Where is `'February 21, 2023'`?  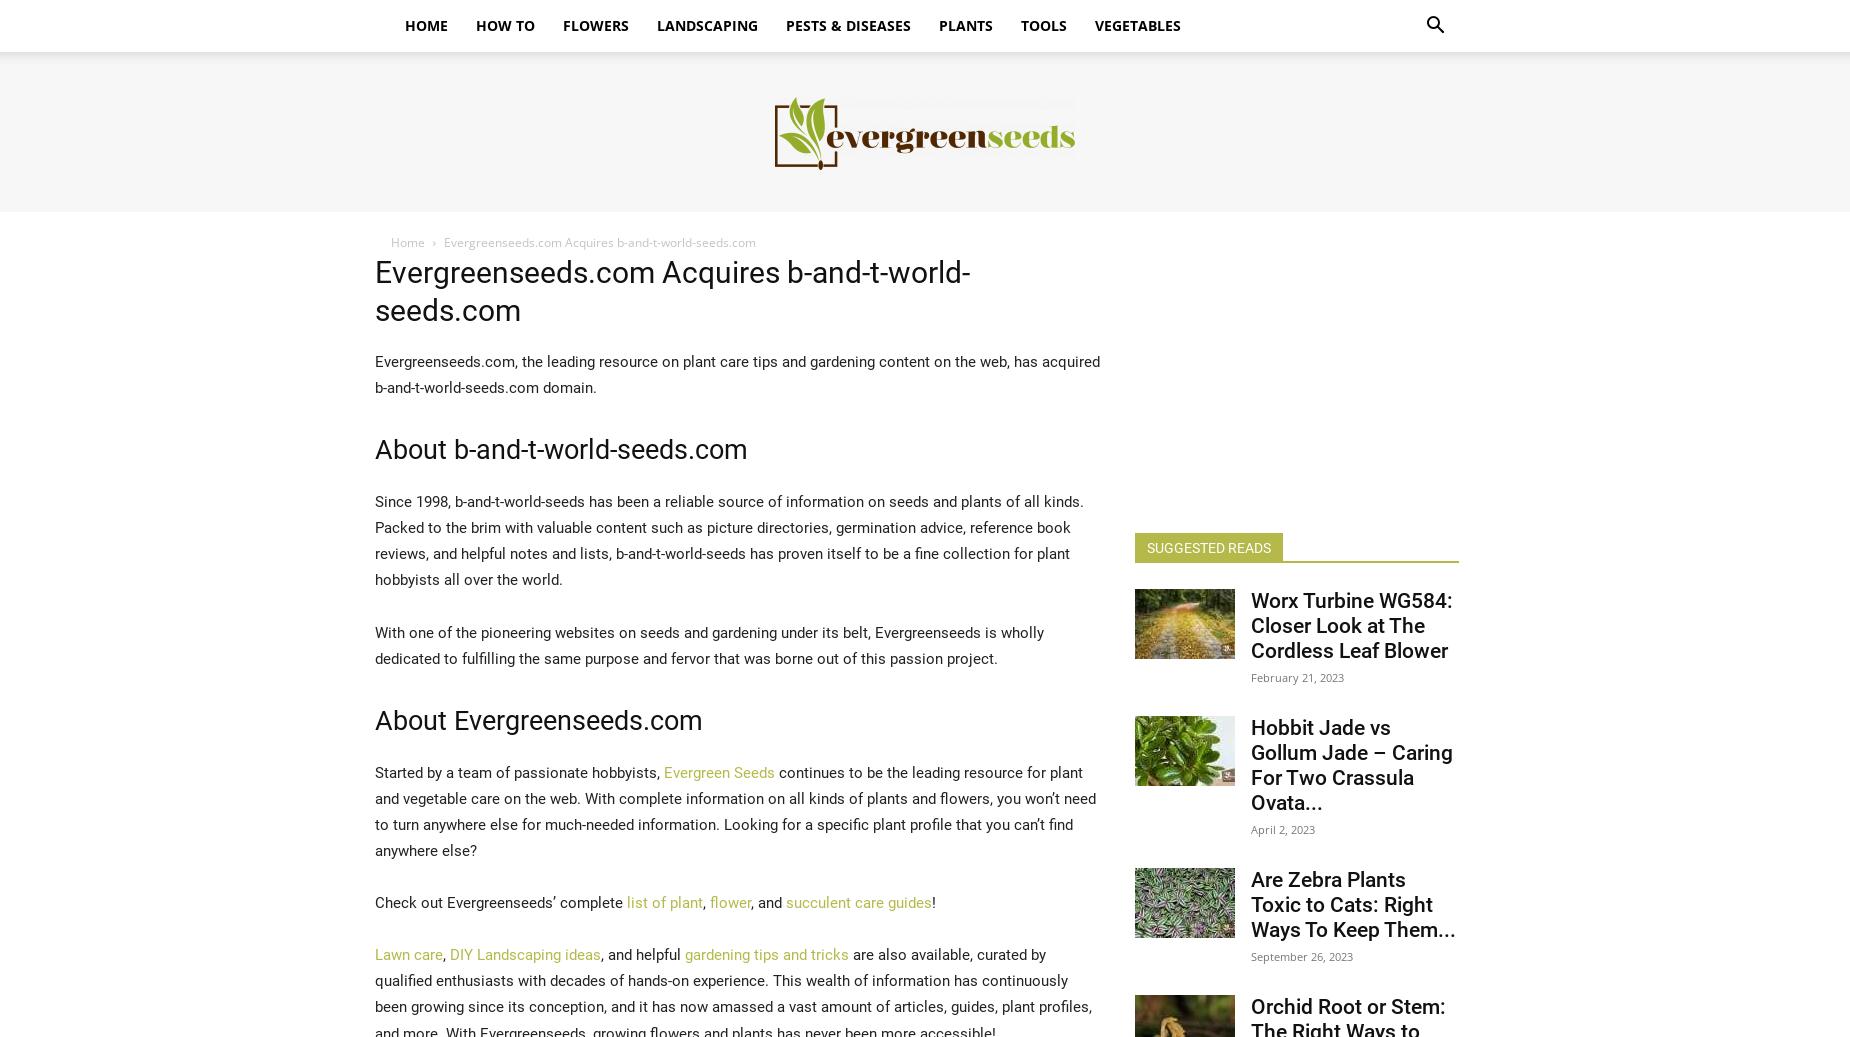 'February 21, 2023' is located at coordinates (1296, 677).